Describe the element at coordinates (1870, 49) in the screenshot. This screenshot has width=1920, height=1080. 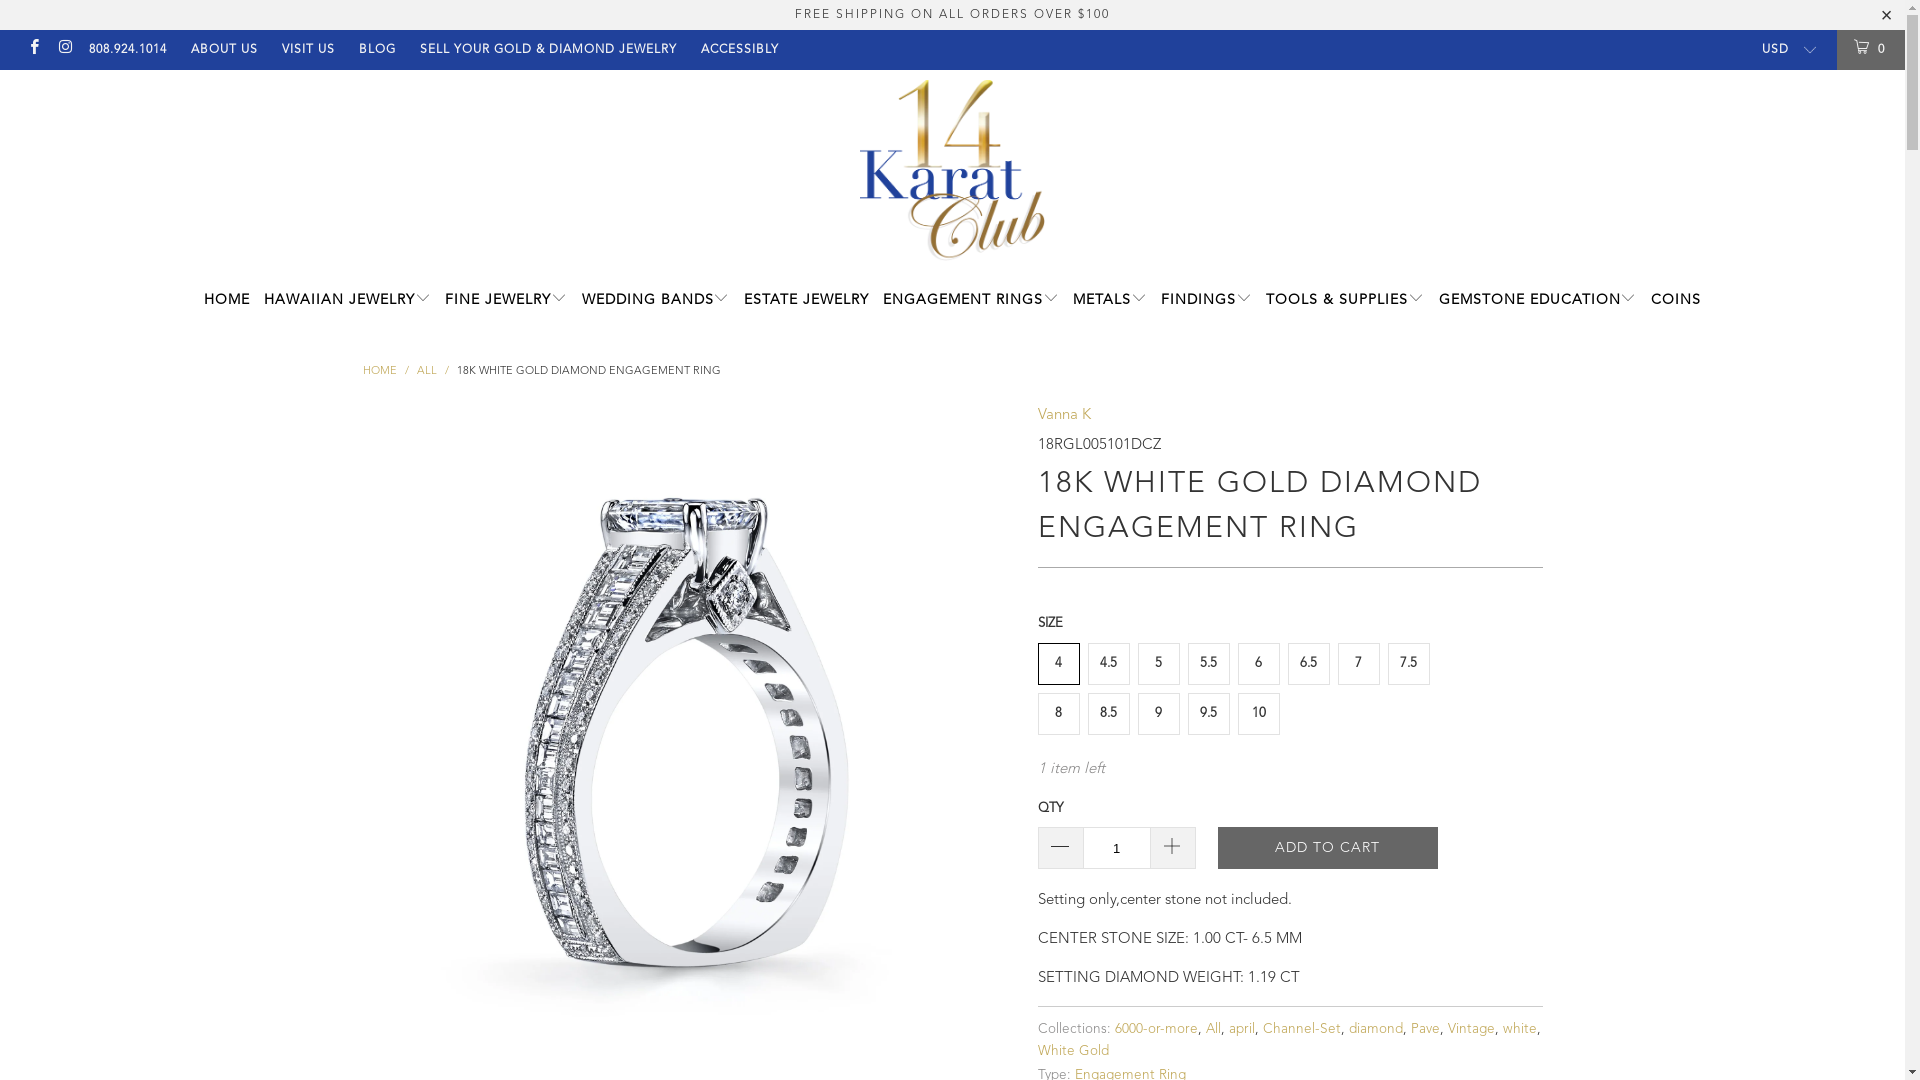
I see `'0'` at that location.